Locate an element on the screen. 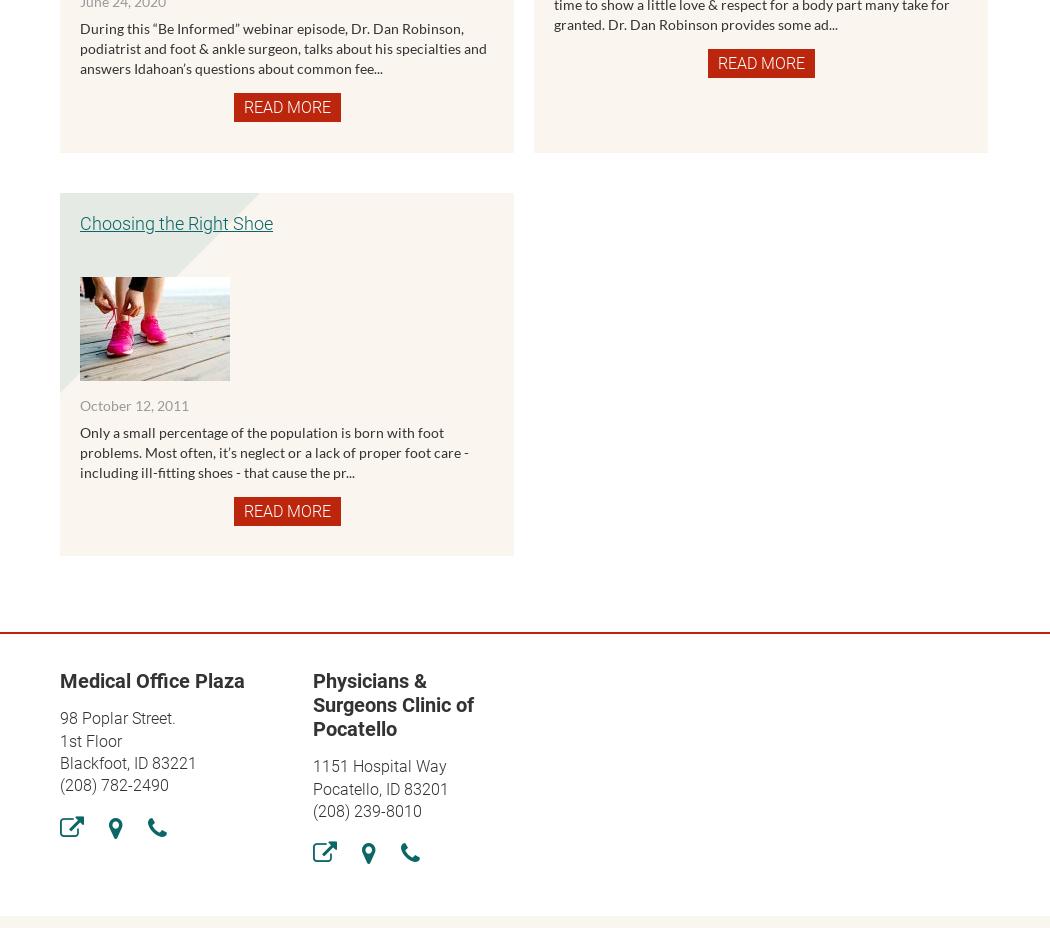  'Medical Office Plaza' is located at coordinates (152, 680).